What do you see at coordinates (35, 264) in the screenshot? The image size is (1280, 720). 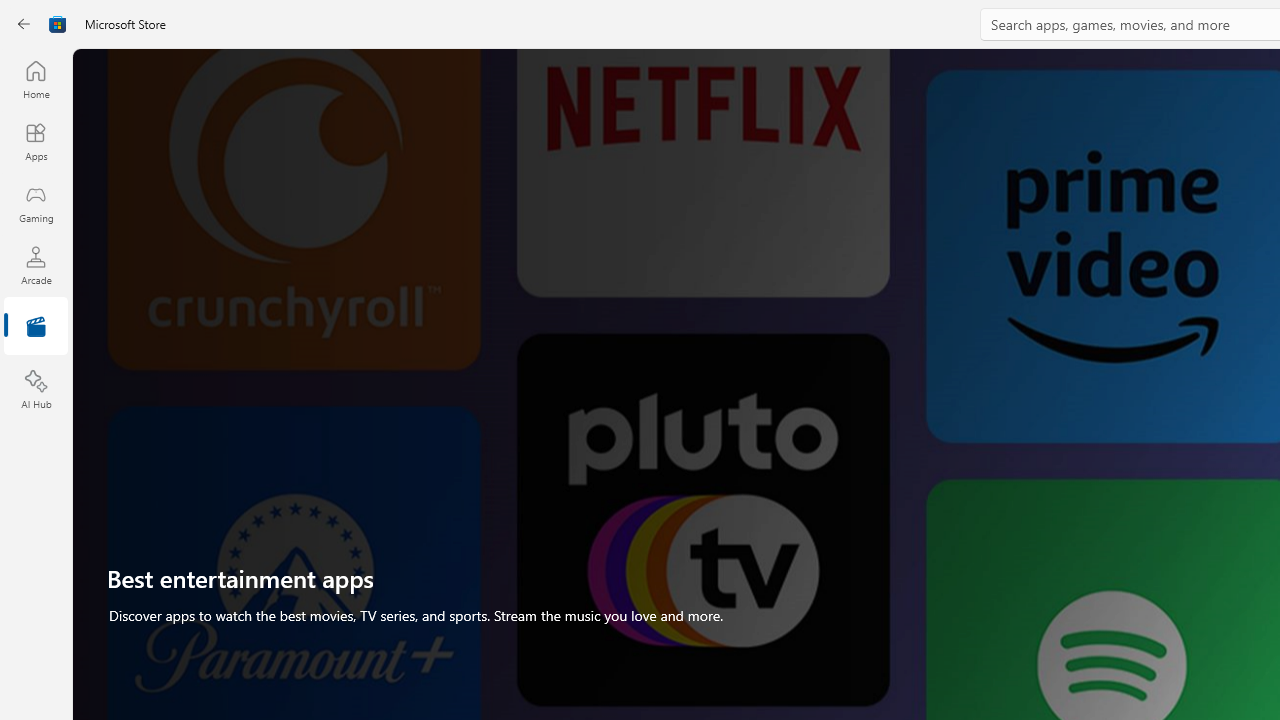 I see `'Arcade'` at bounding box center [35, 264].